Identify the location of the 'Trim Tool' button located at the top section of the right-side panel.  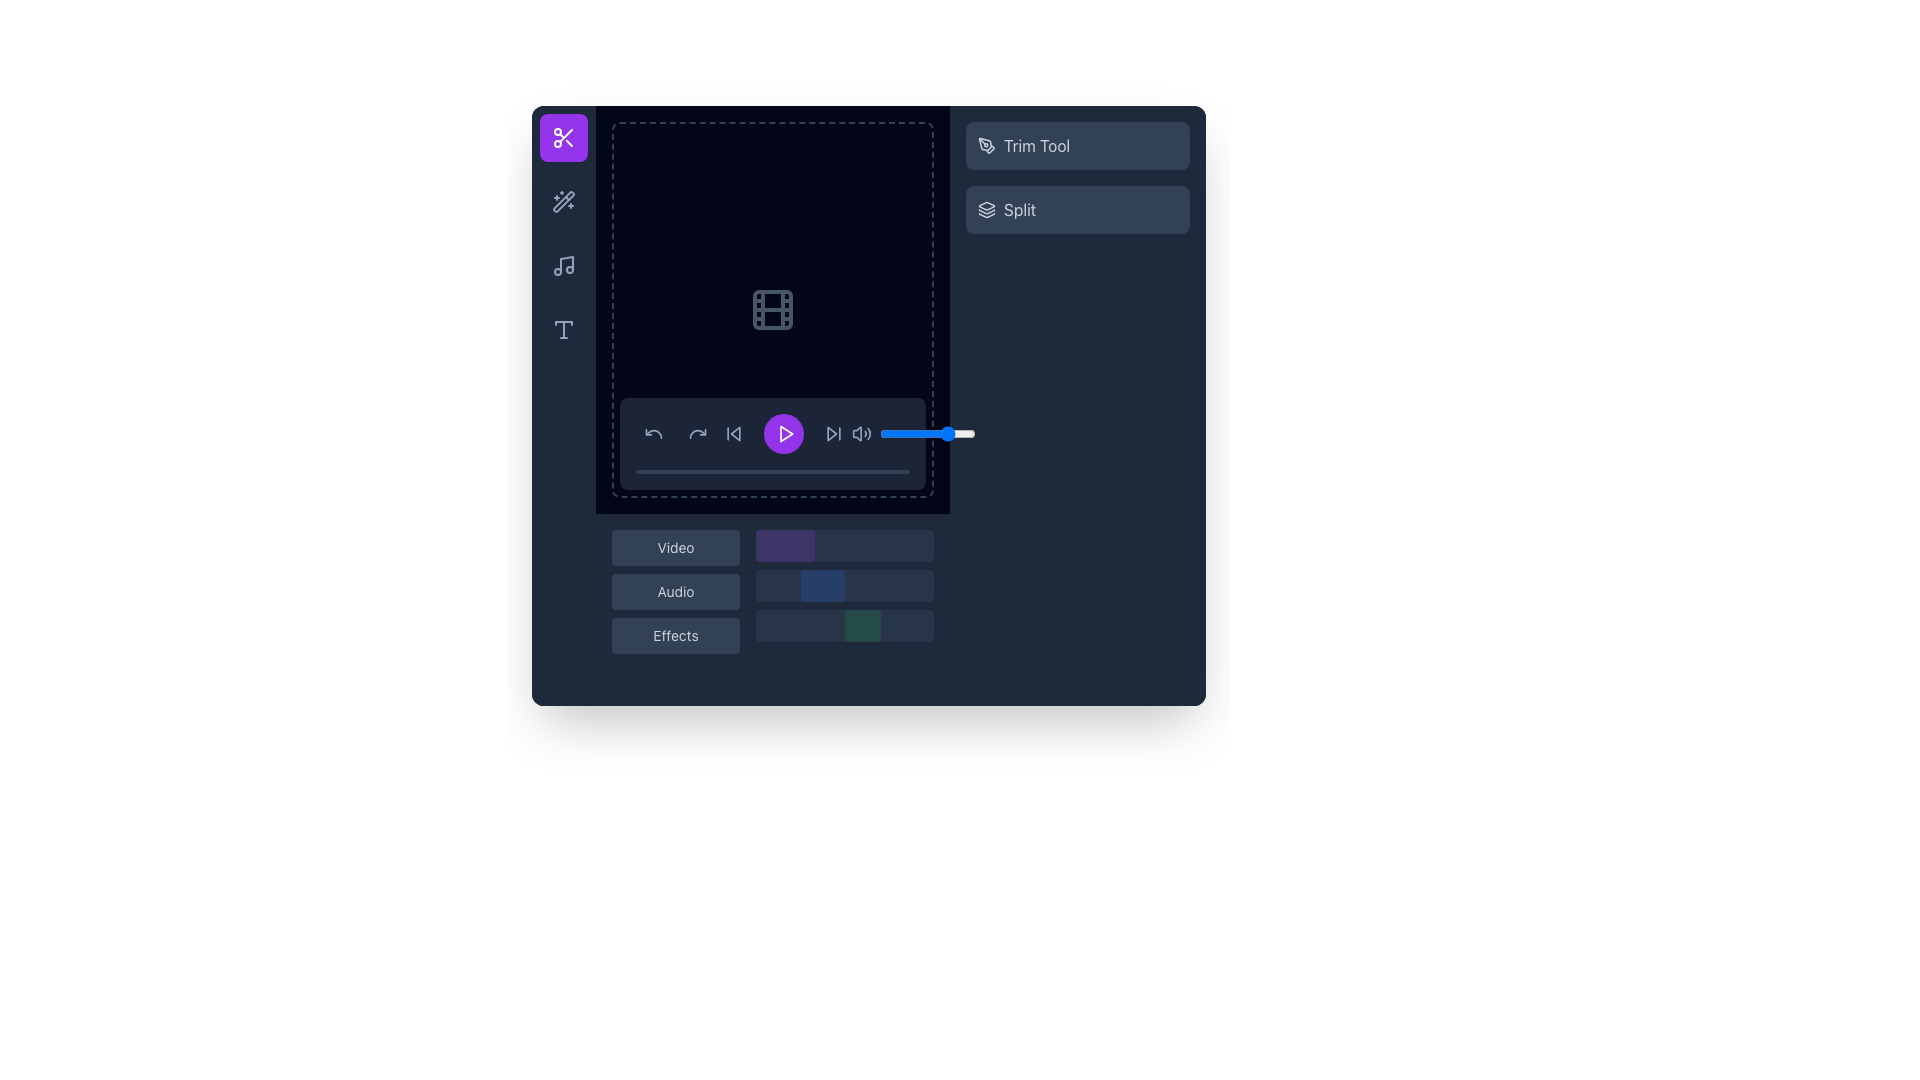
(1077, 145).